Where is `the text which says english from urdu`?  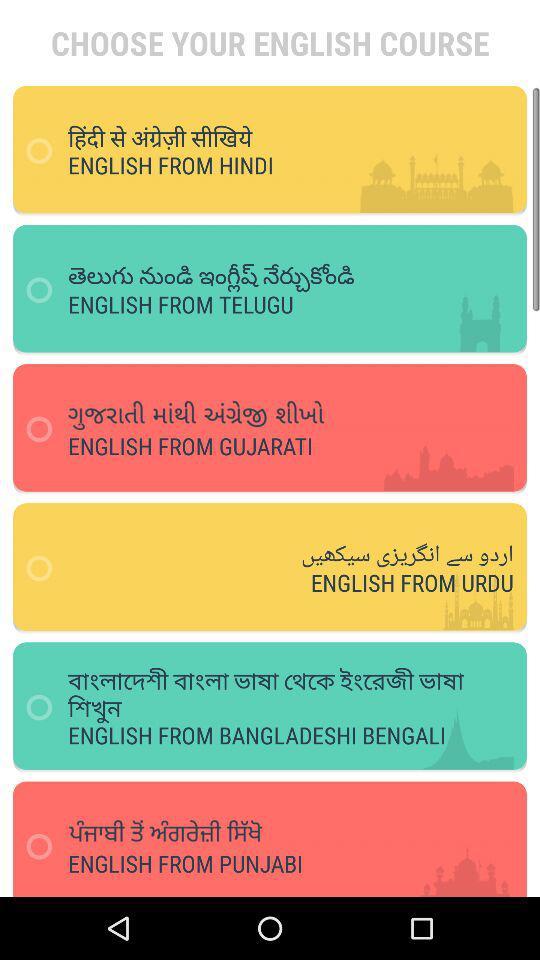
the text which says english from urdu is located at coordinates (382, 601).